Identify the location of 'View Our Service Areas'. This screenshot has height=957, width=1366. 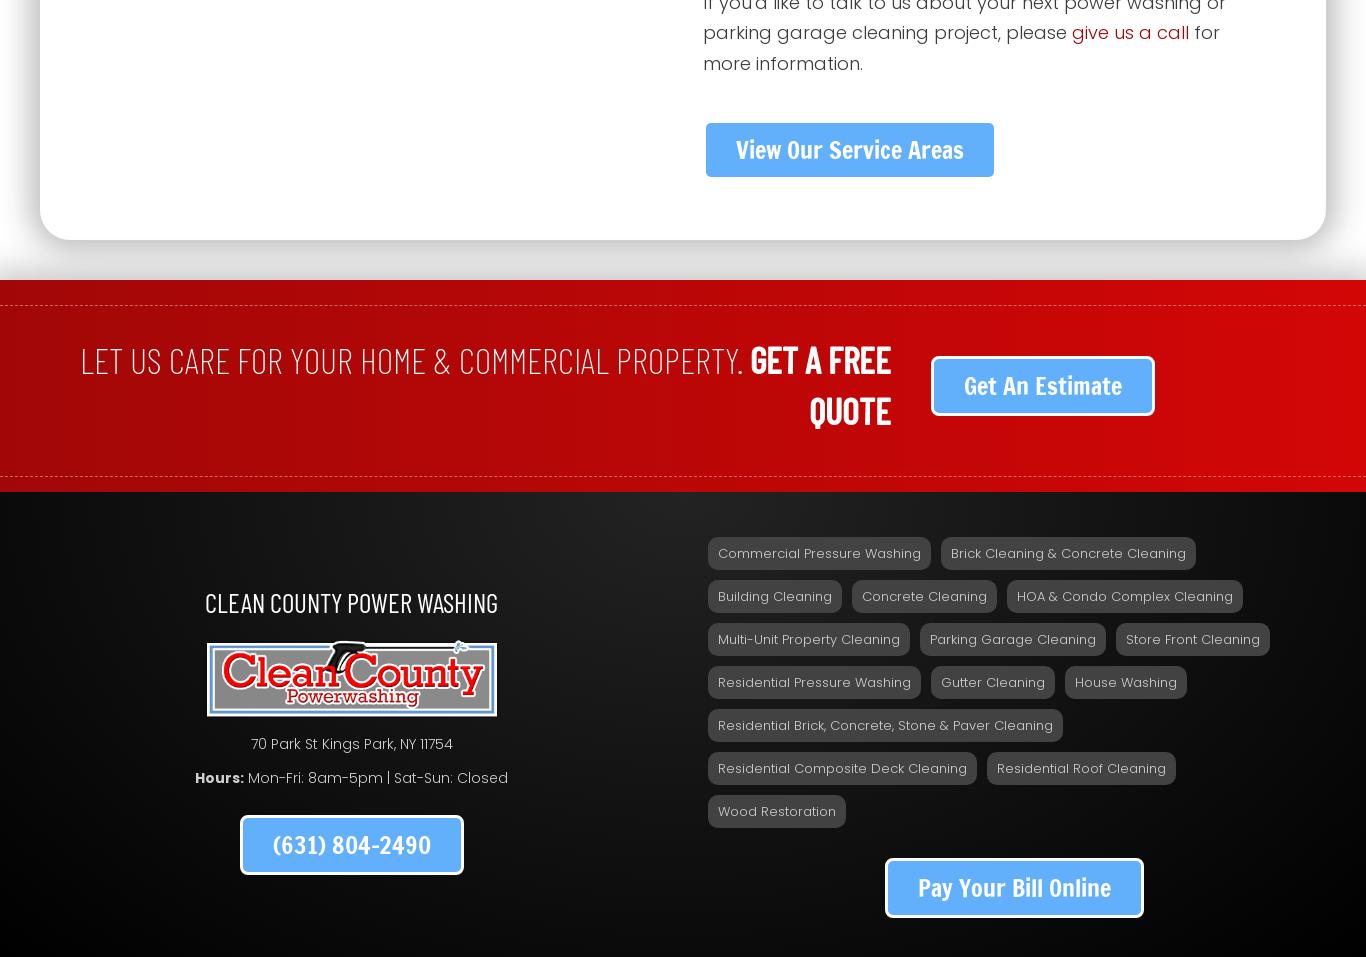
(849, 149).